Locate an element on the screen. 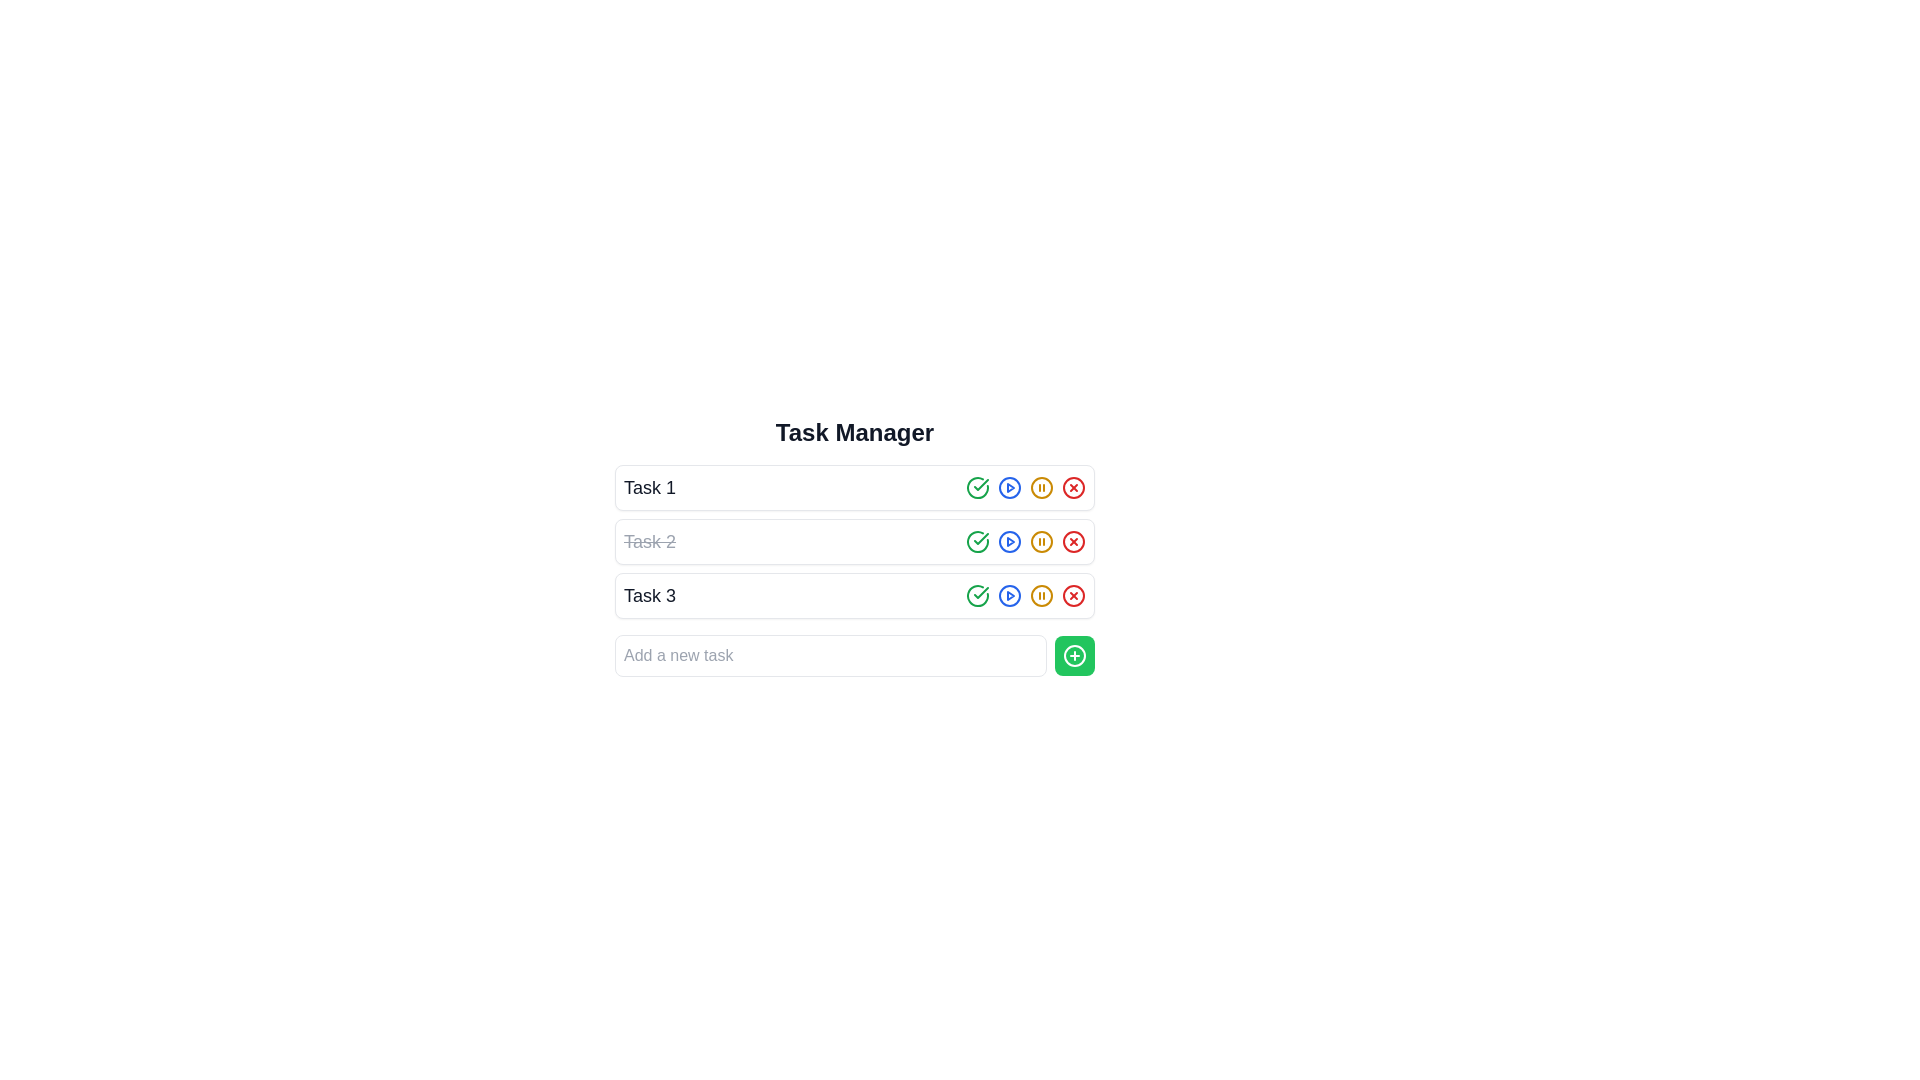 The height and width of the screenshot is (1080, 1920). the Pause button icon, which is a circular border enclosing two vertical parallel lines with a thin golden outline, located in the task list next to 'Task 2' is located at coordinates (1040, 595).